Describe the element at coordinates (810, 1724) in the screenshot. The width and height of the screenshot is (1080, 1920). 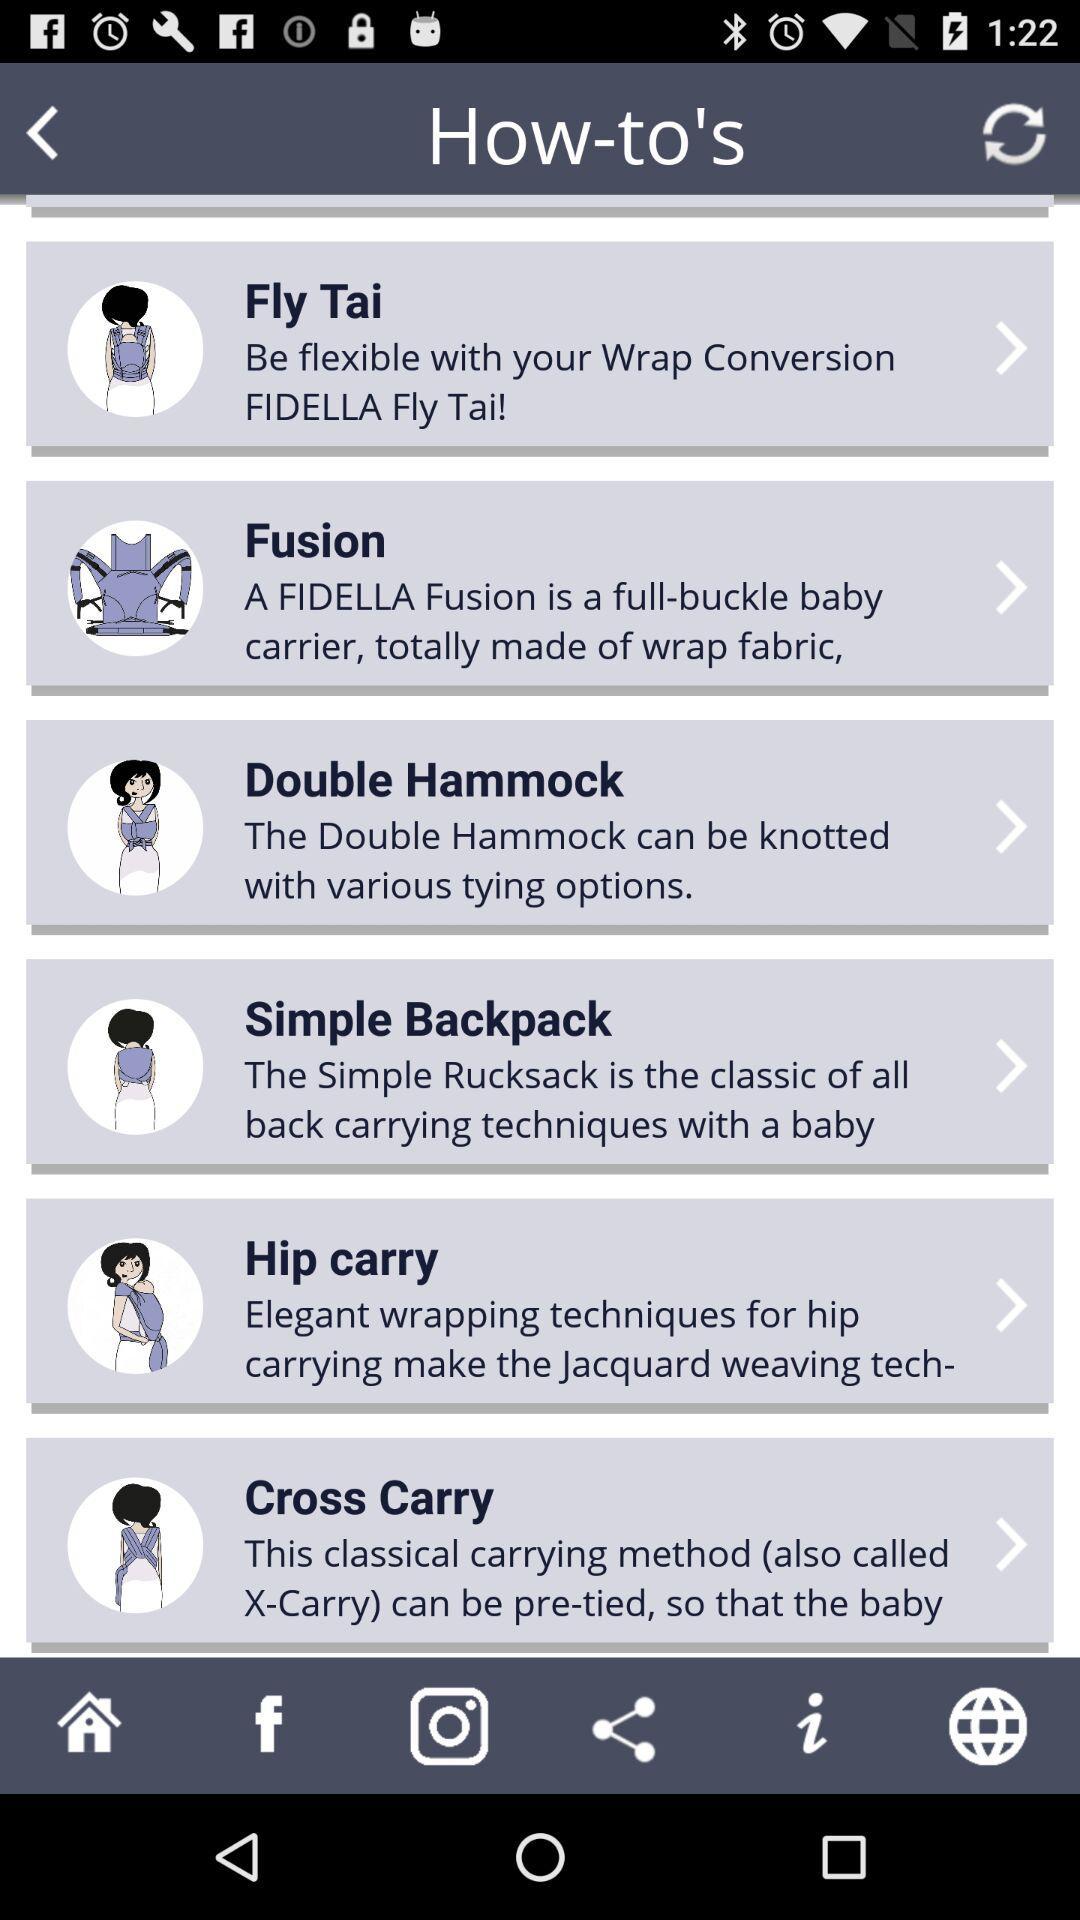
I see `the app below this classical carrying item` at that location.